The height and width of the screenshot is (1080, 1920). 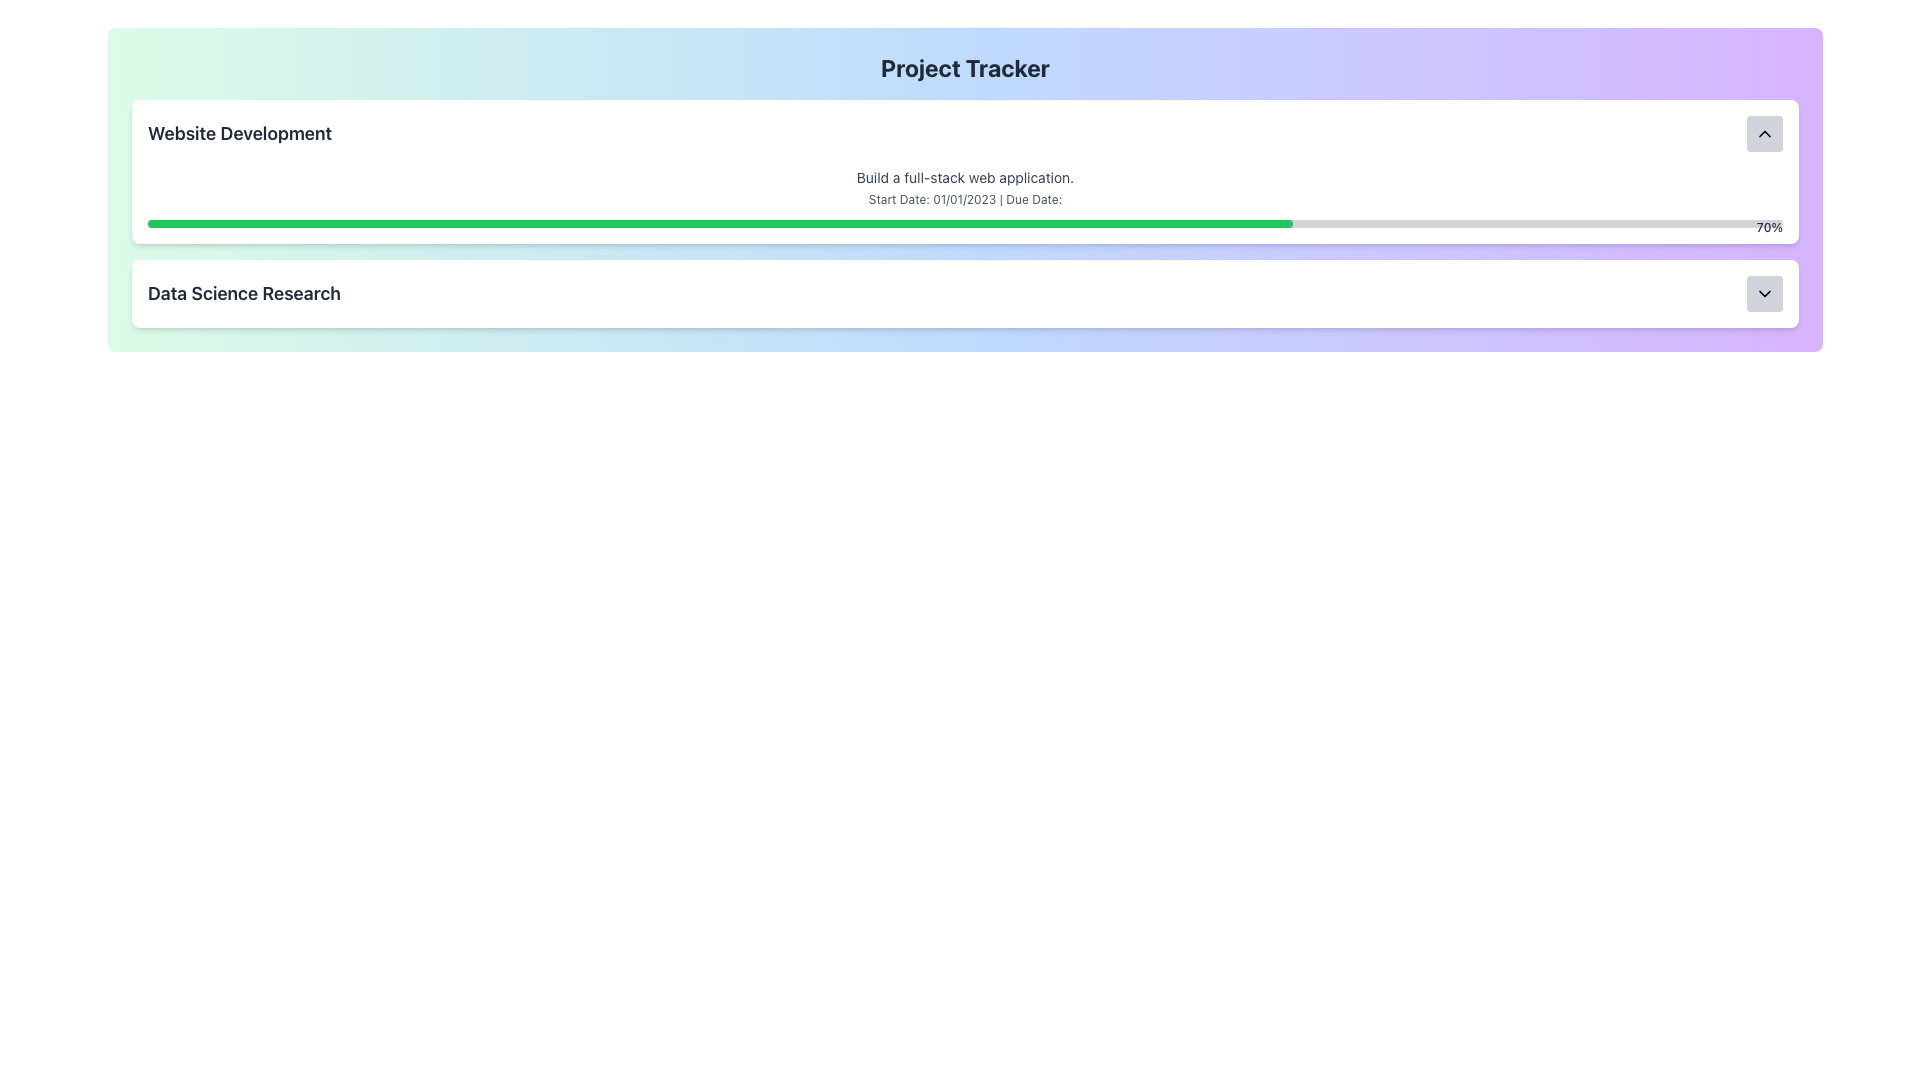 What do you see at coordinates (1765, 134) in the screenshot?
I see `the chevron icon in the upper-right corner of the 'Website Development' section` at bounding box center [1765, 134].